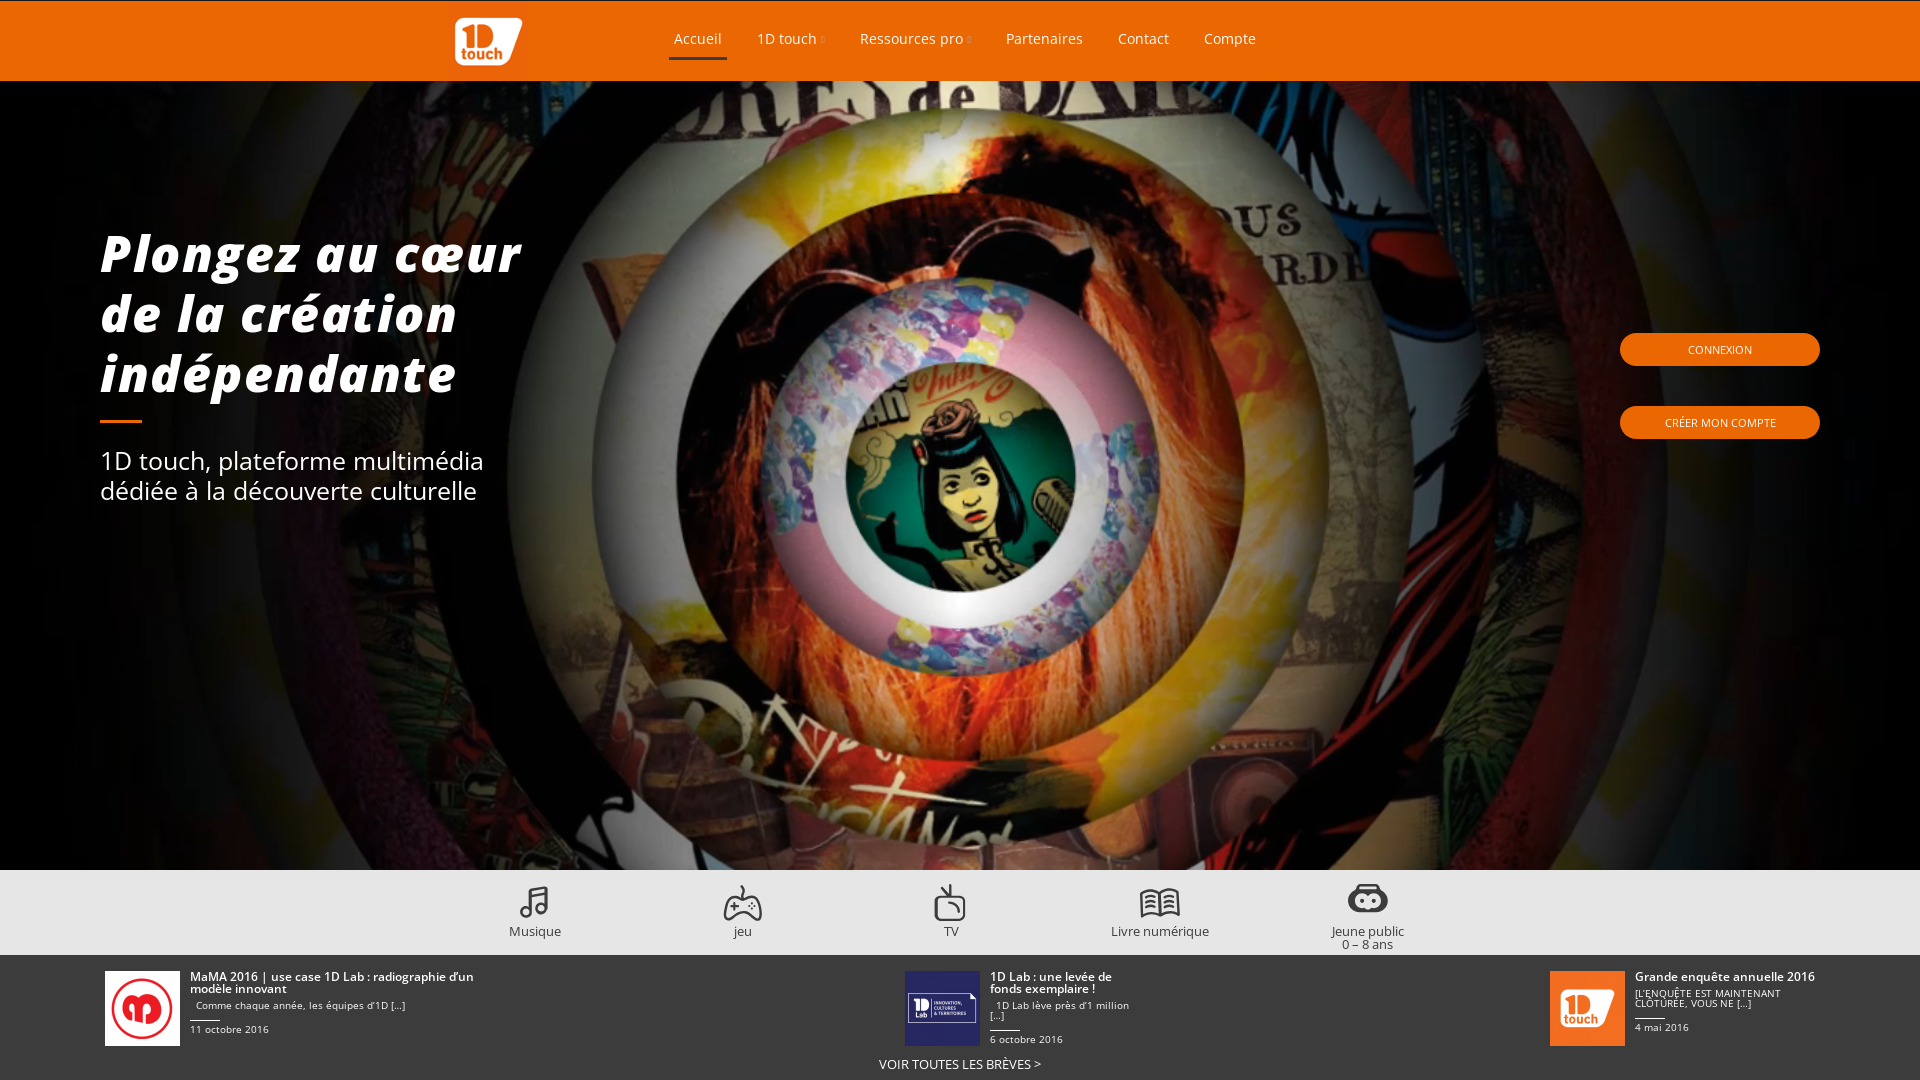  What do you see at coordinates (1441, 38) in the screenshot?
I see `'Instagram'` at bounding box center [1441, 38].